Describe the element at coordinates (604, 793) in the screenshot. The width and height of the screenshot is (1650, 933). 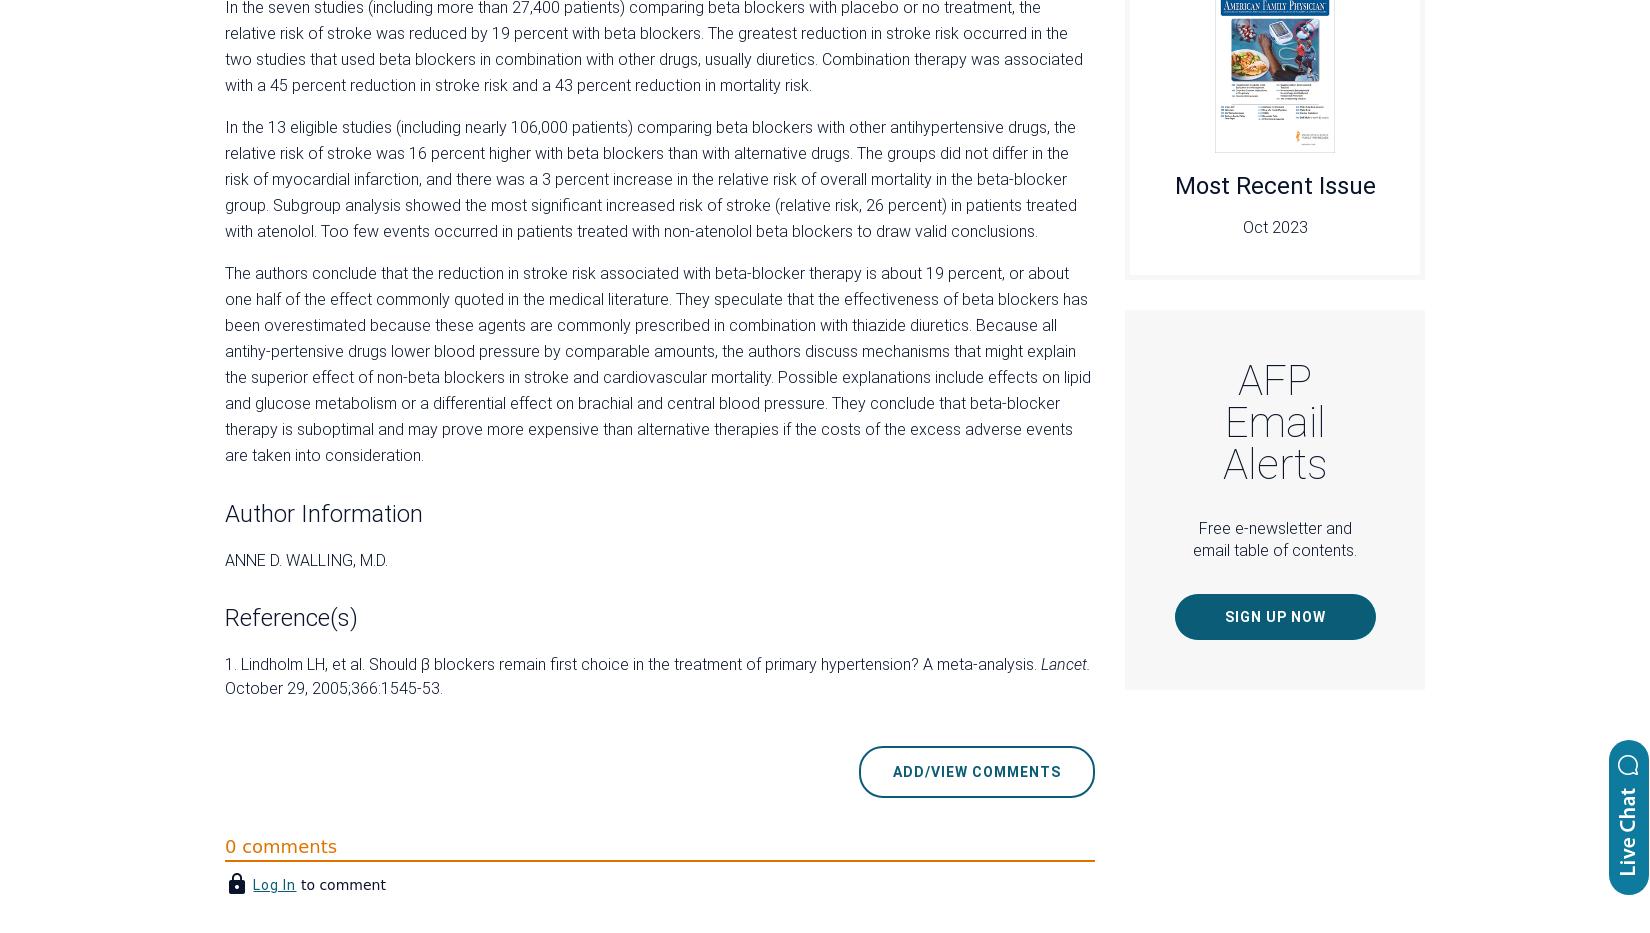
I see `'Subscribers'` at that location.